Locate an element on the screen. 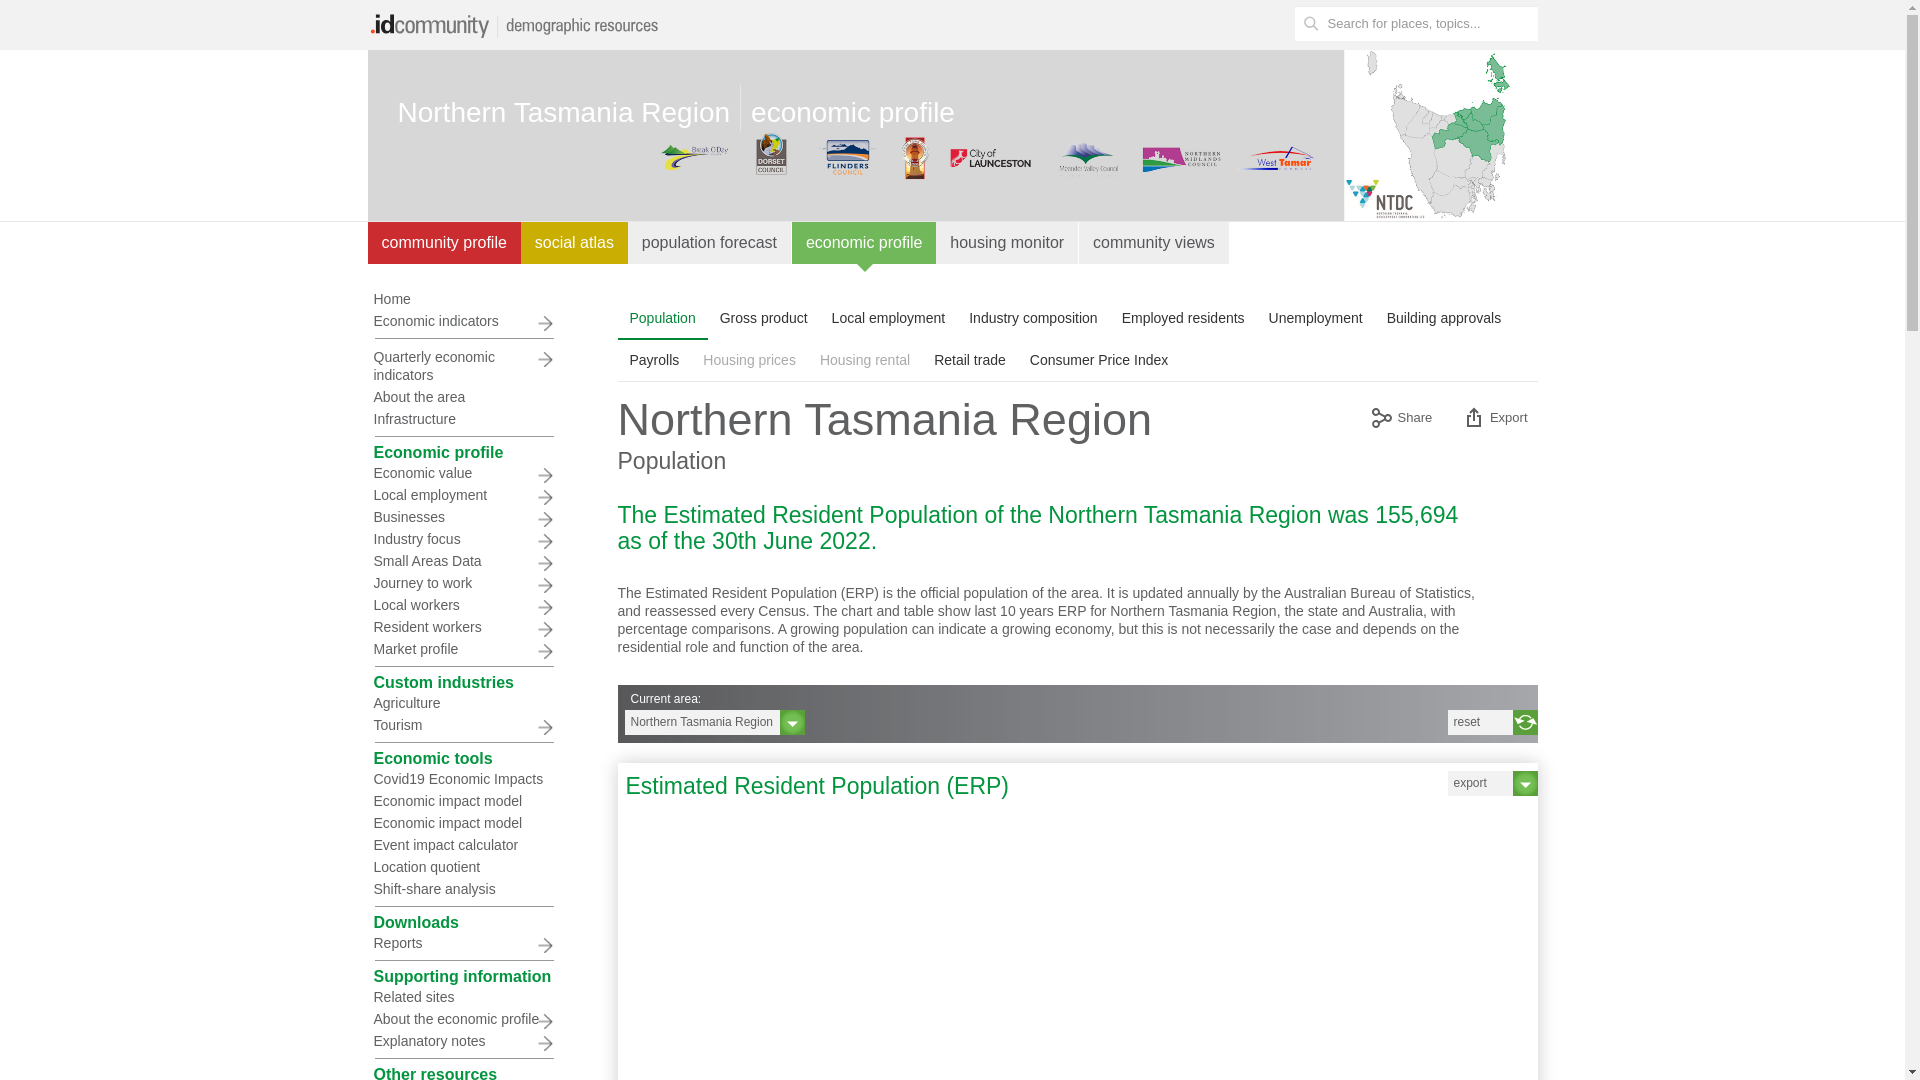 This screenshot has width=1920, height=1080. 'Industry composition' is located at coordinates (1032, 316).